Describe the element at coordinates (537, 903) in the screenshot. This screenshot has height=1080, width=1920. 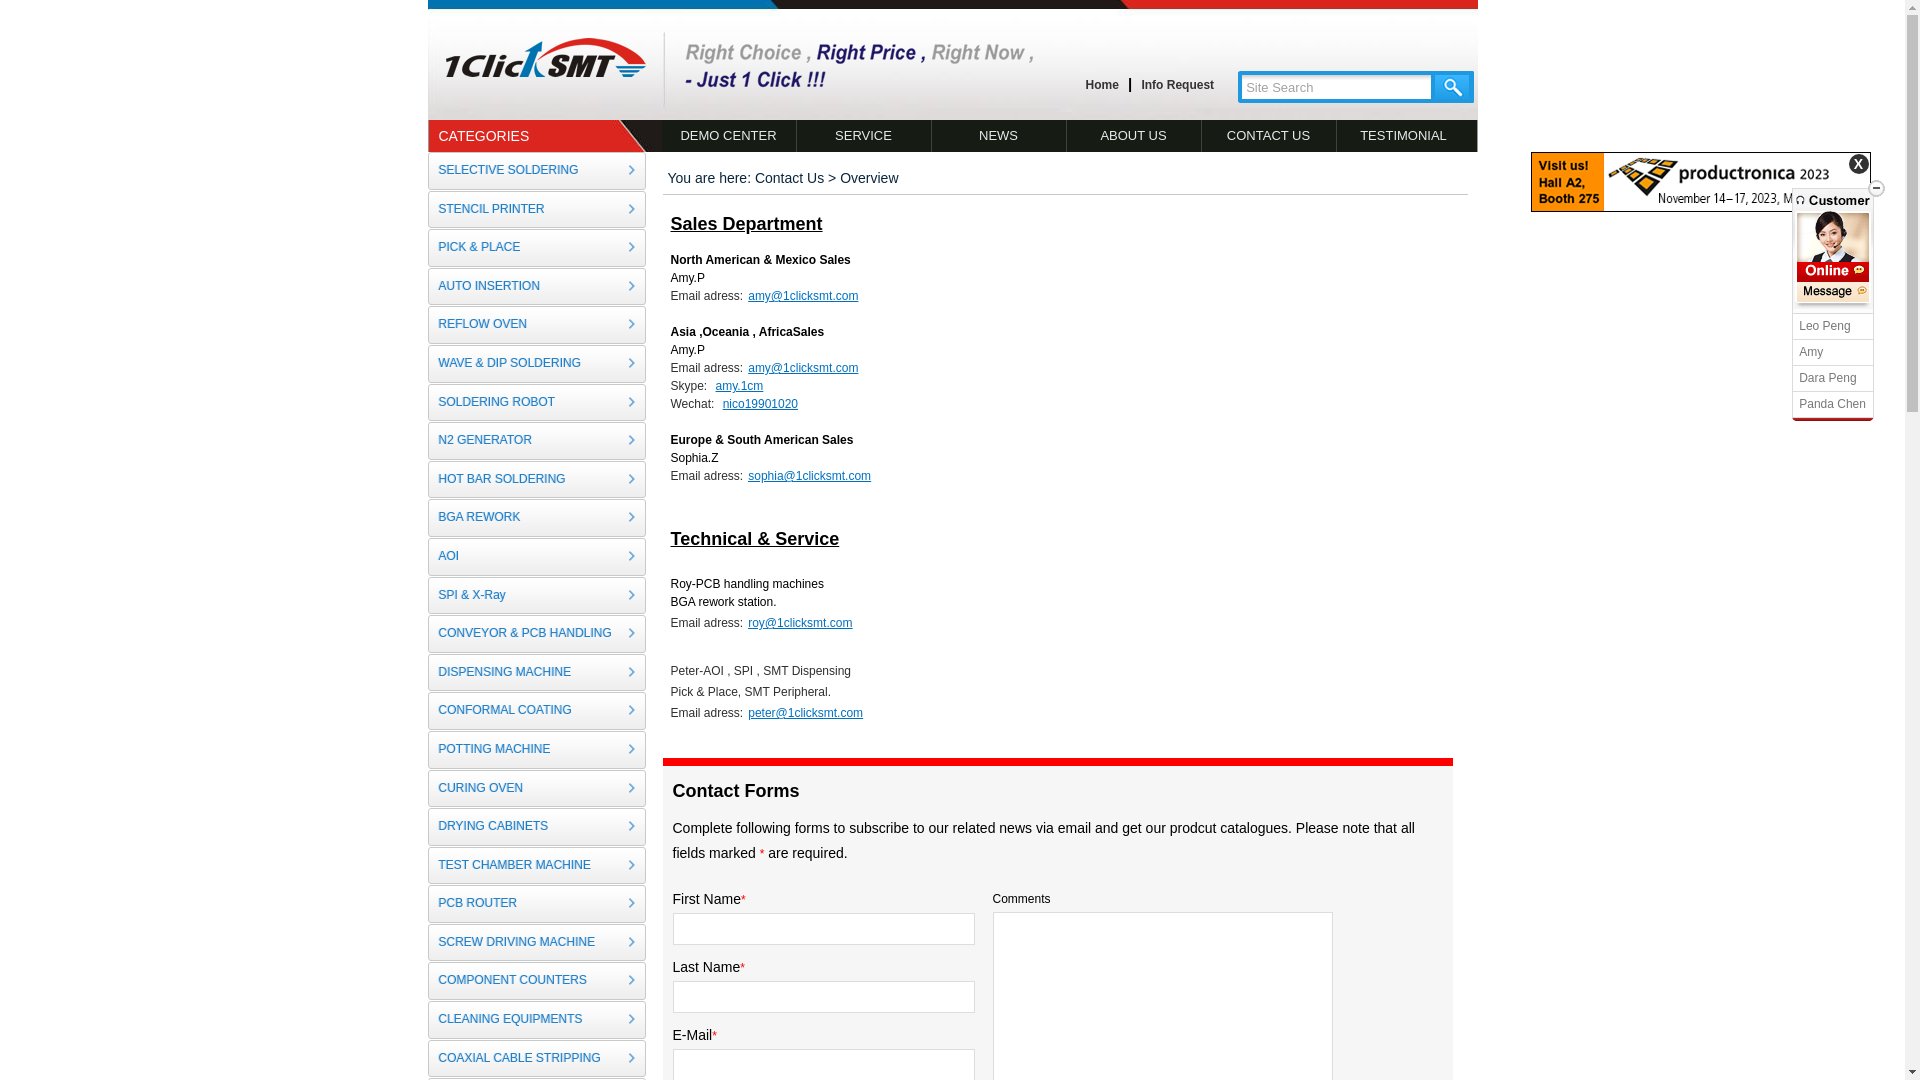
I see `'PCB ROUTER'` at that location.